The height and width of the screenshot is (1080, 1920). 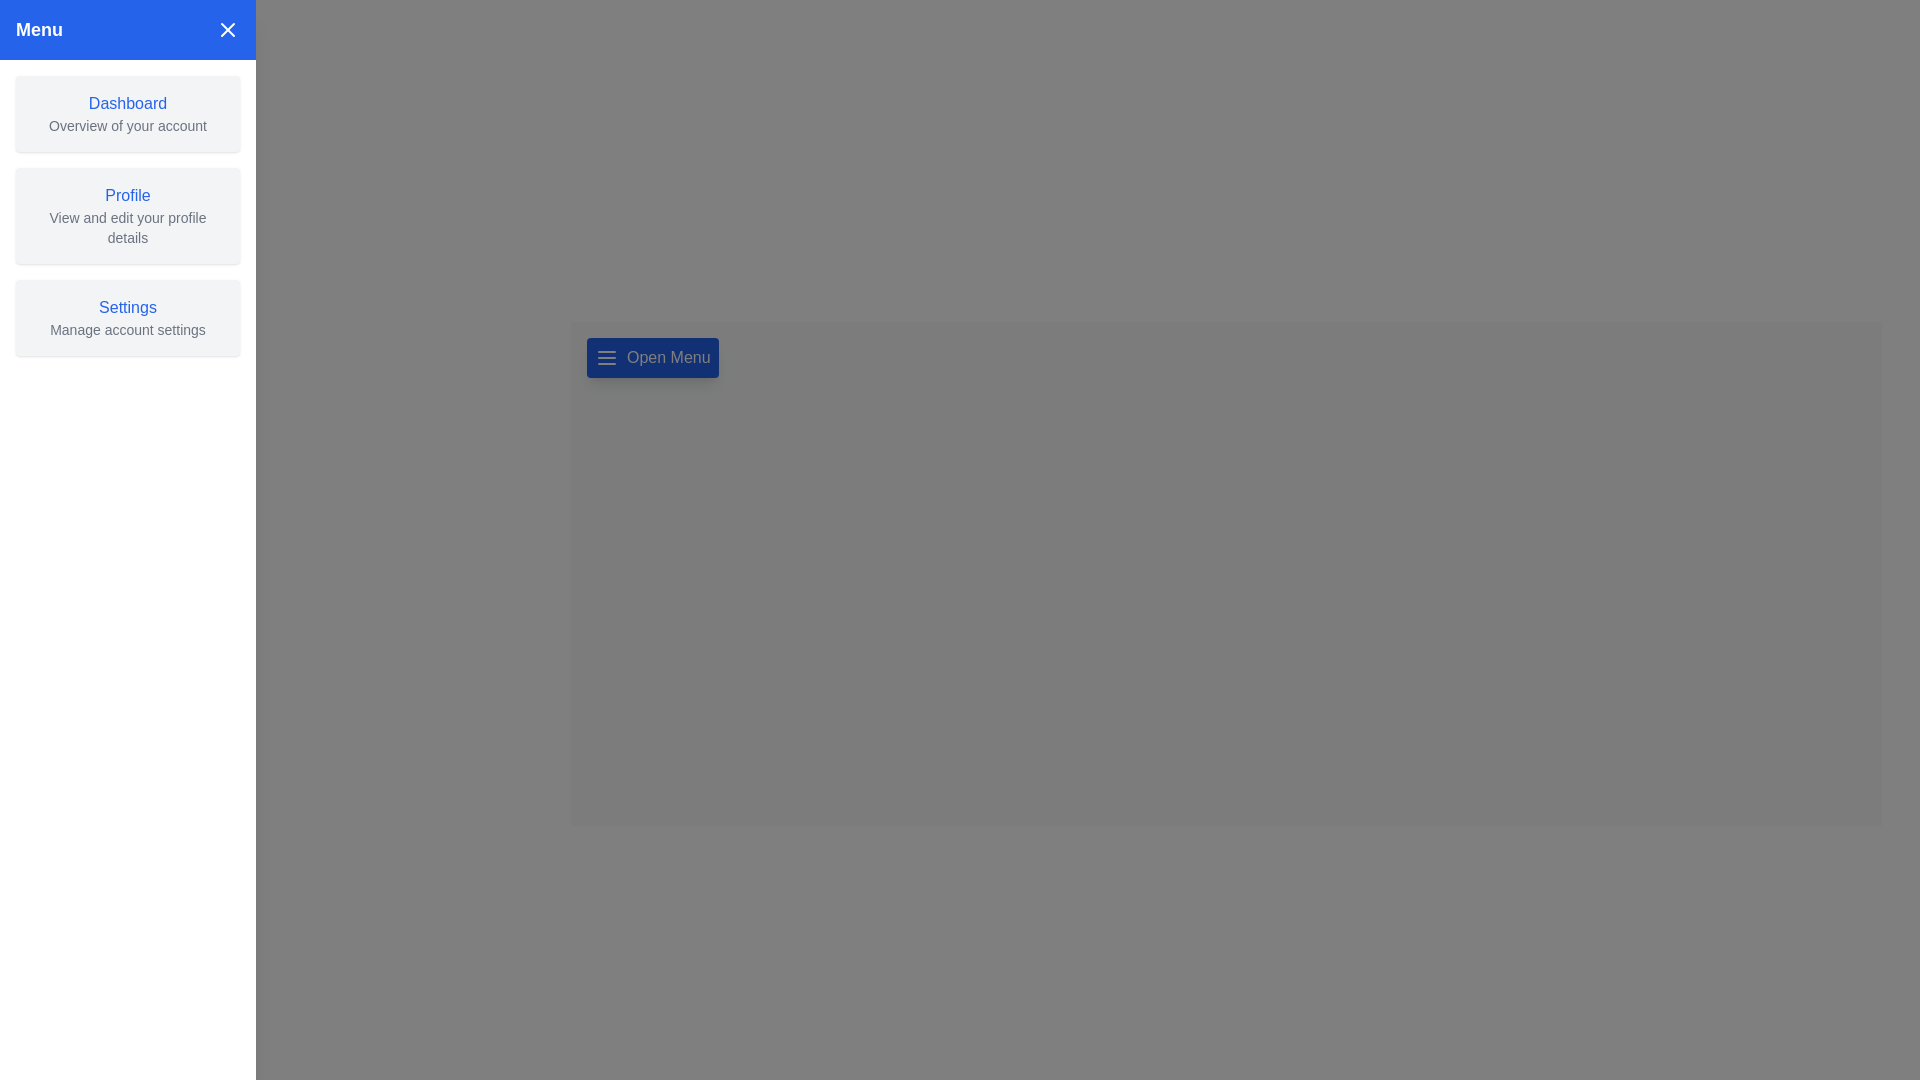 I want to click on the 'Settings' button-like menu item, so click(x=127, y=316).